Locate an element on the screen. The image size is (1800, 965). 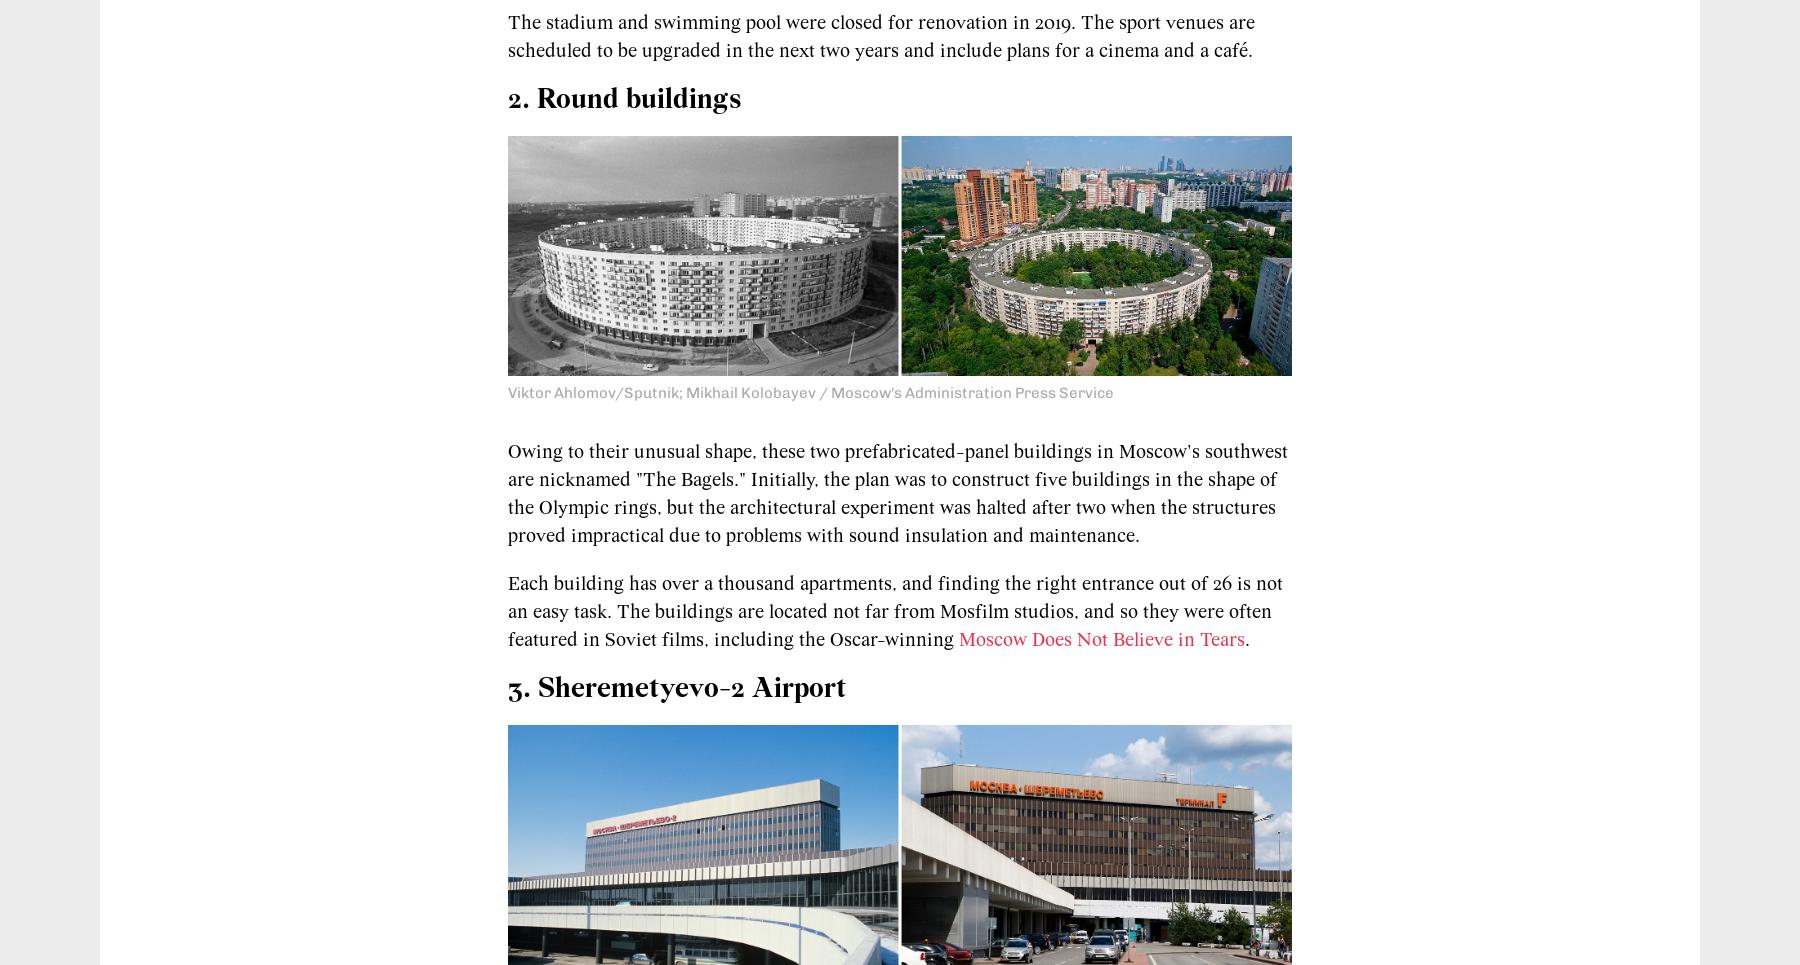
'Each building has over a thousand apartments, and finding the right entrance out of 26 is not an easy task. The buildings are located not far from Mosfilm studios, and so they were often featured in Soviet films, including the Oscar-winning' is located at coordinates (895, 611).